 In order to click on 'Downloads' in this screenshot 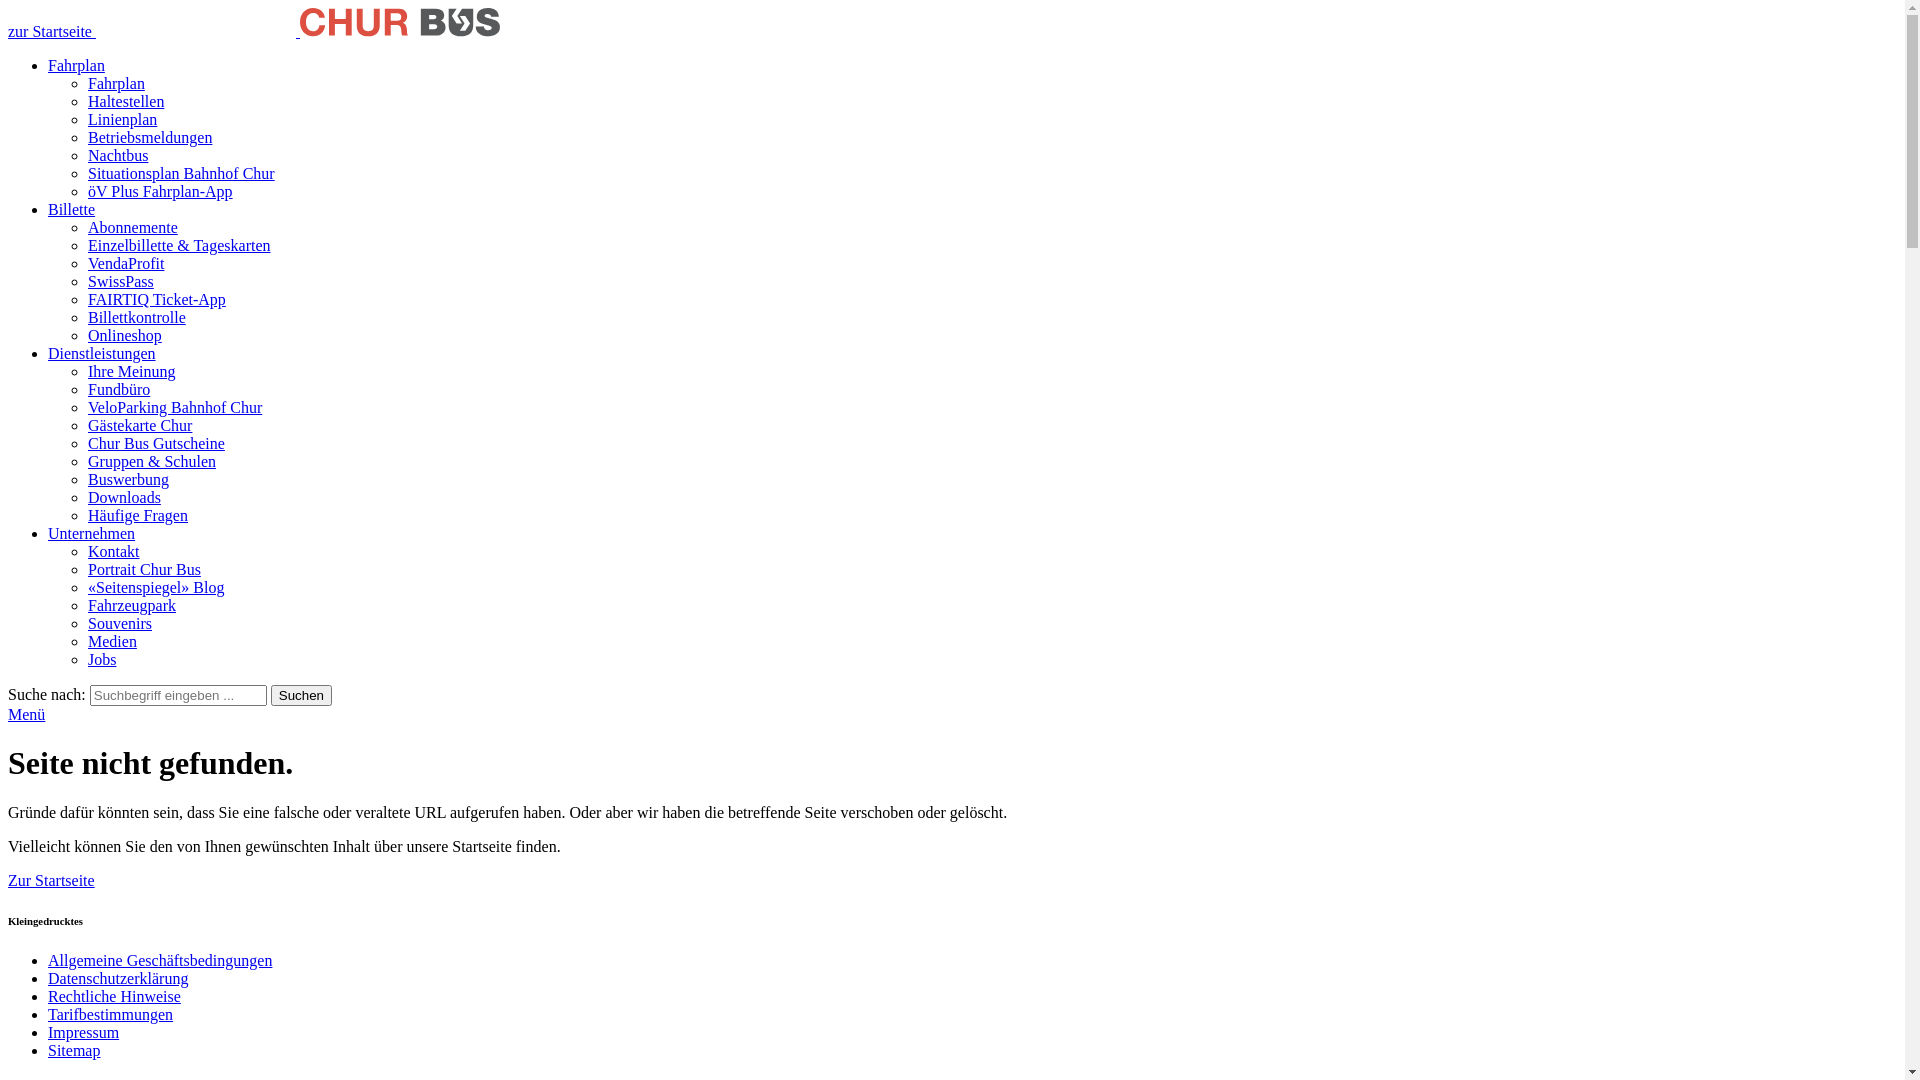, I will do `click(123, 496)`.